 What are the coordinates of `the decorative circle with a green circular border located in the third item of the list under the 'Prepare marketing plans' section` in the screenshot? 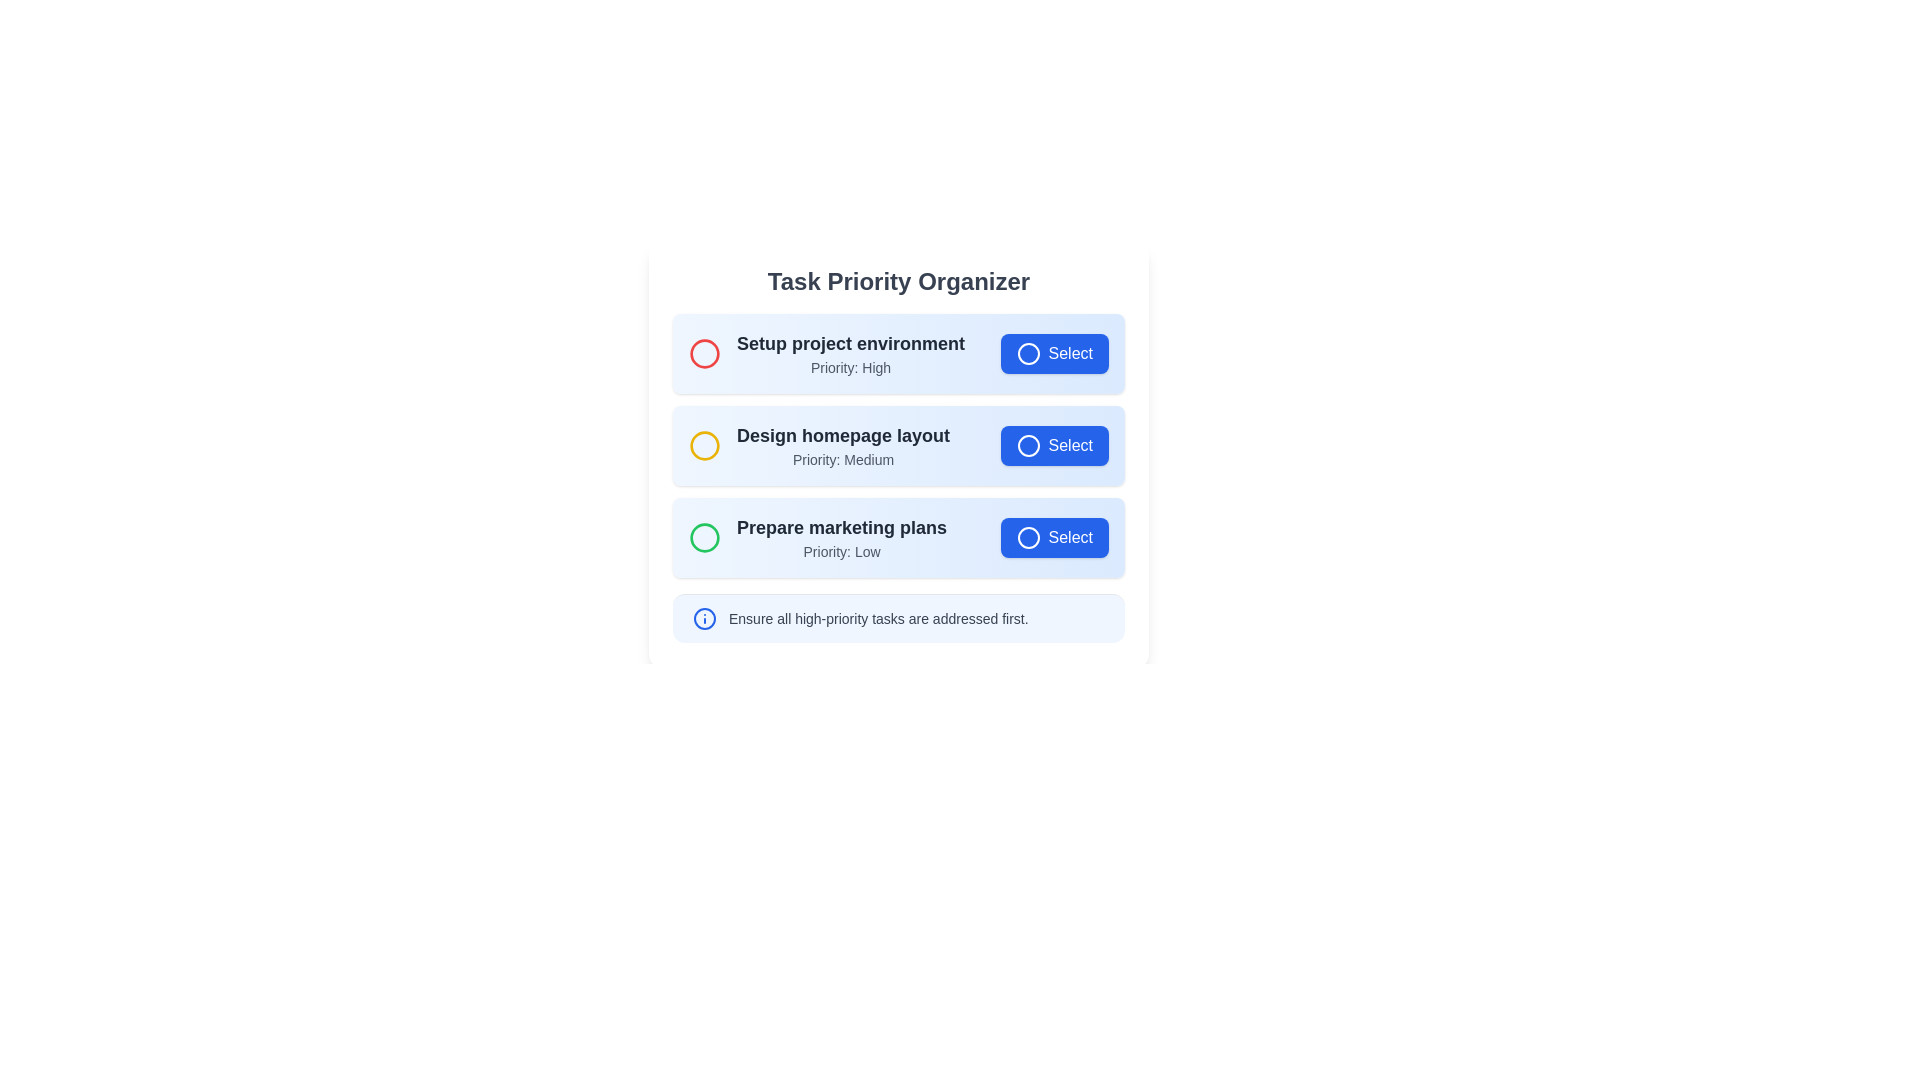 It's located at (705, 536).